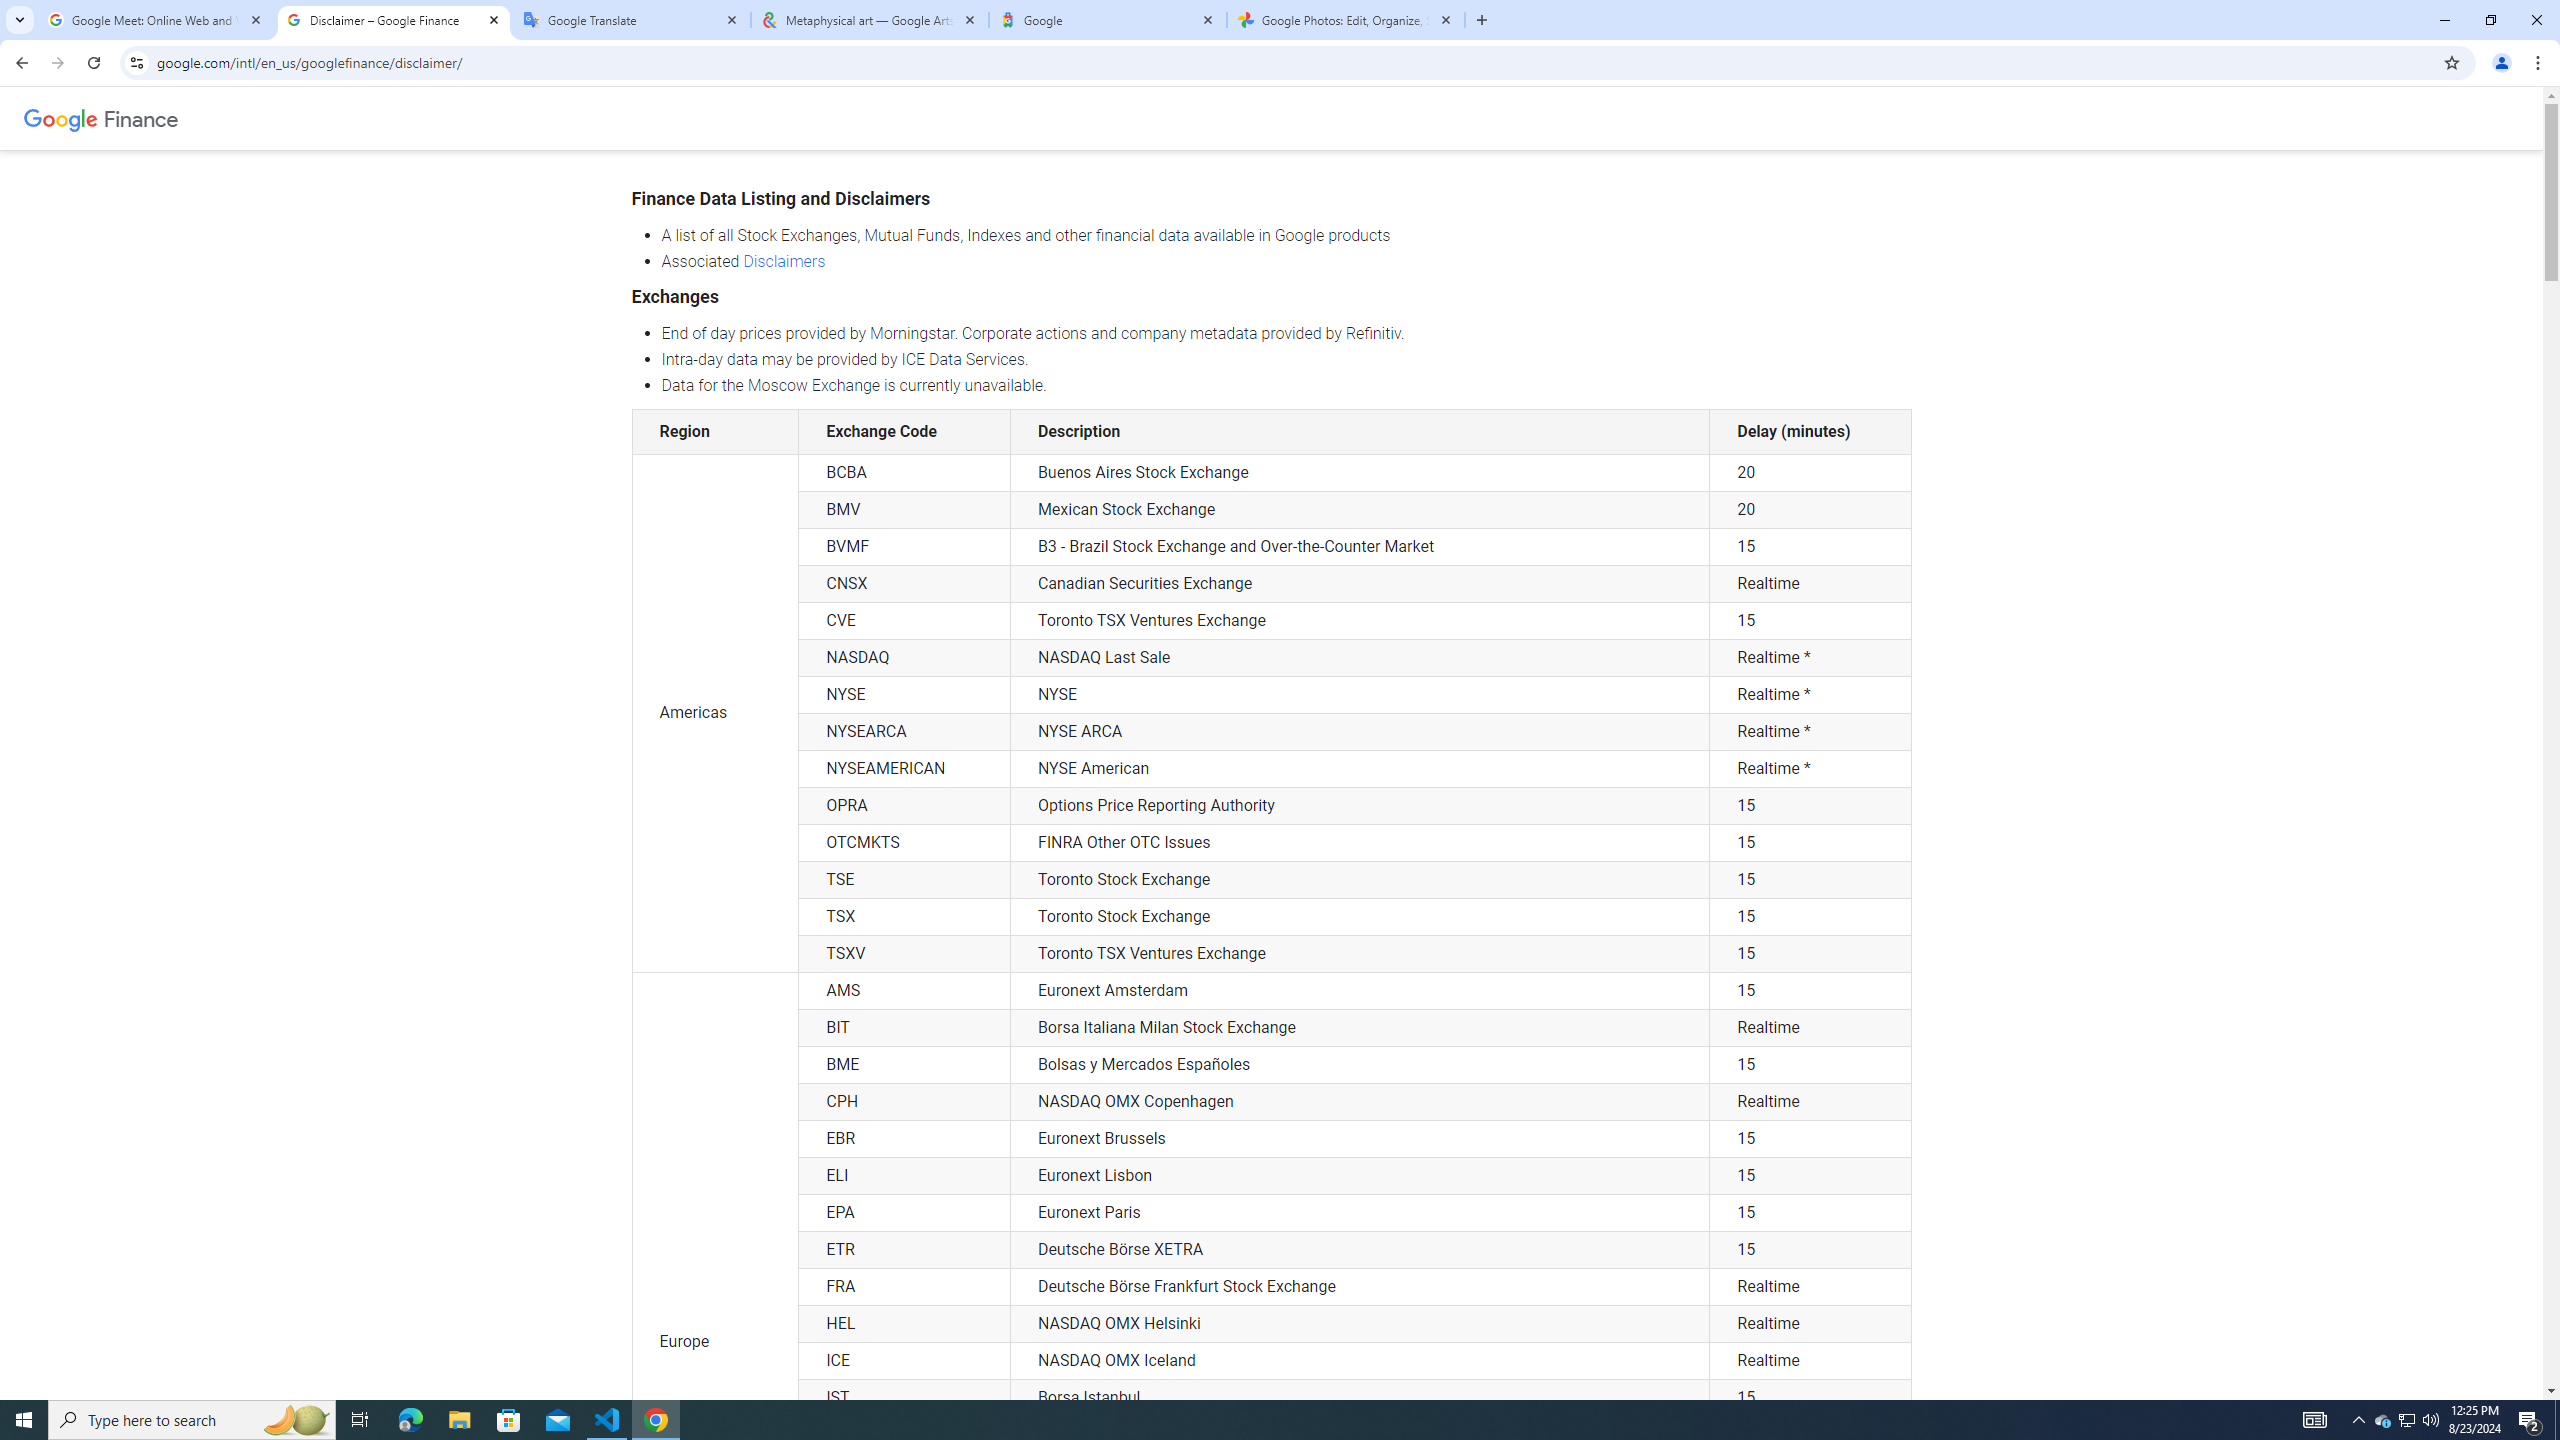  Describe the element at coordinates (1360, 509) in the screenshot. I see `'Mexican Stock Exchange'` at that location.